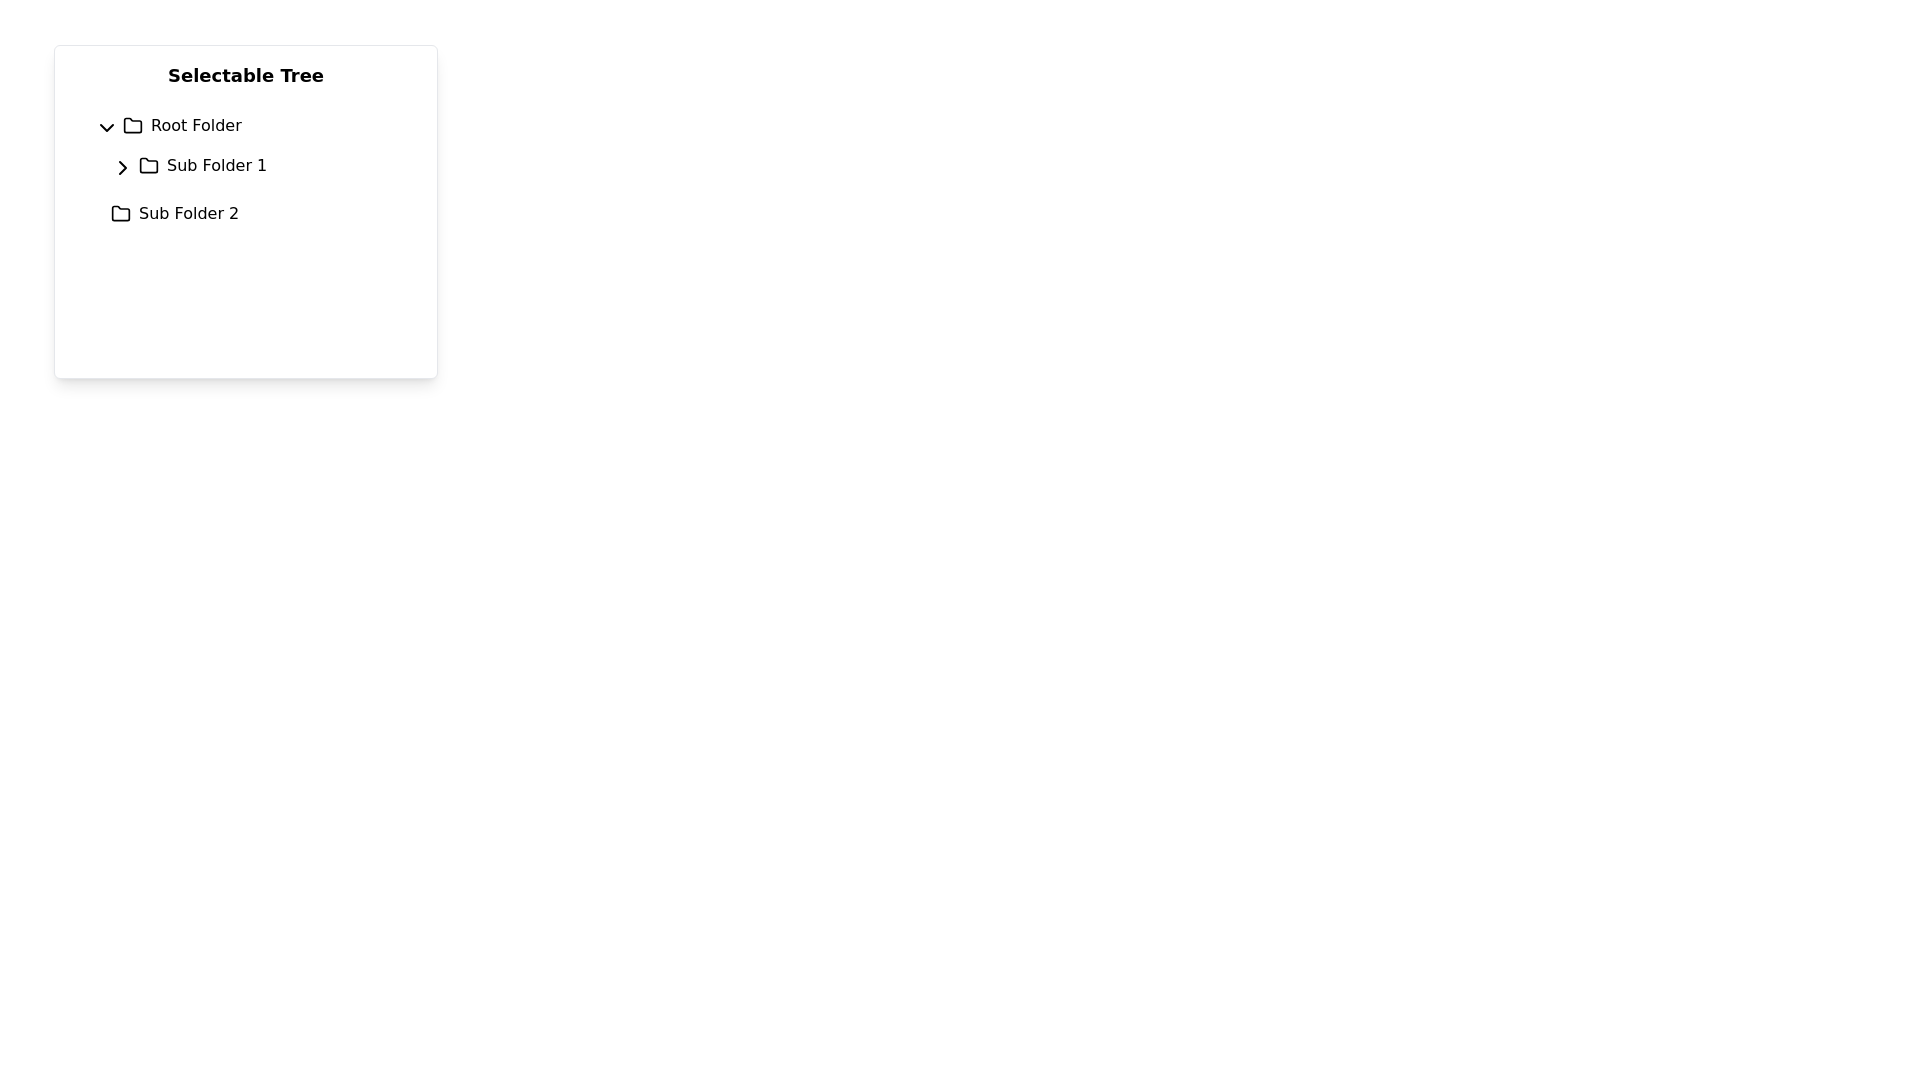  What do you see at coordinates (119, 213) in the screenshot?
I see `the SVG folder icon located` at bounding box center [119, 213].